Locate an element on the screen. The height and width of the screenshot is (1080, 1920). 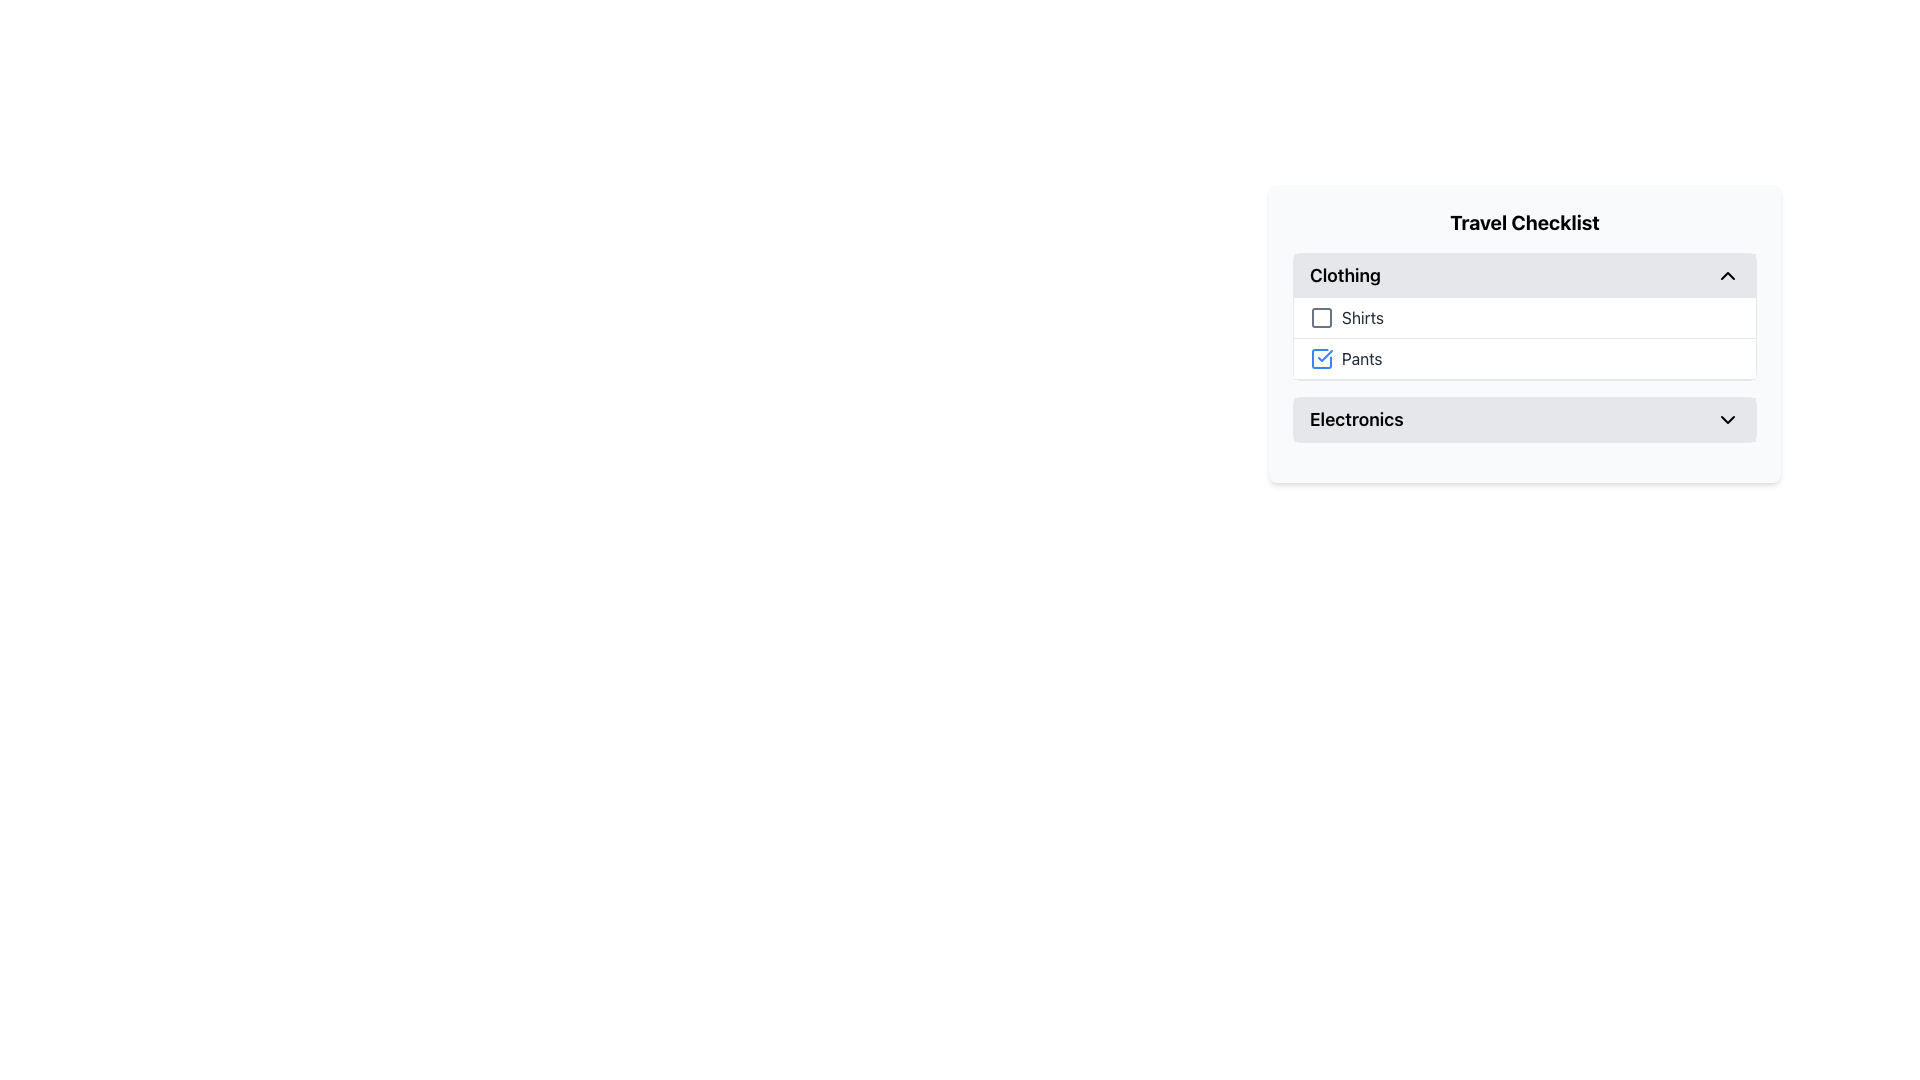
the 'Electronics' text label located in the horizontal light-gray bar, which is left-aligned and has an adjacent chevron-down icon indicating an expandable section is located at coordinates (1356, 419).